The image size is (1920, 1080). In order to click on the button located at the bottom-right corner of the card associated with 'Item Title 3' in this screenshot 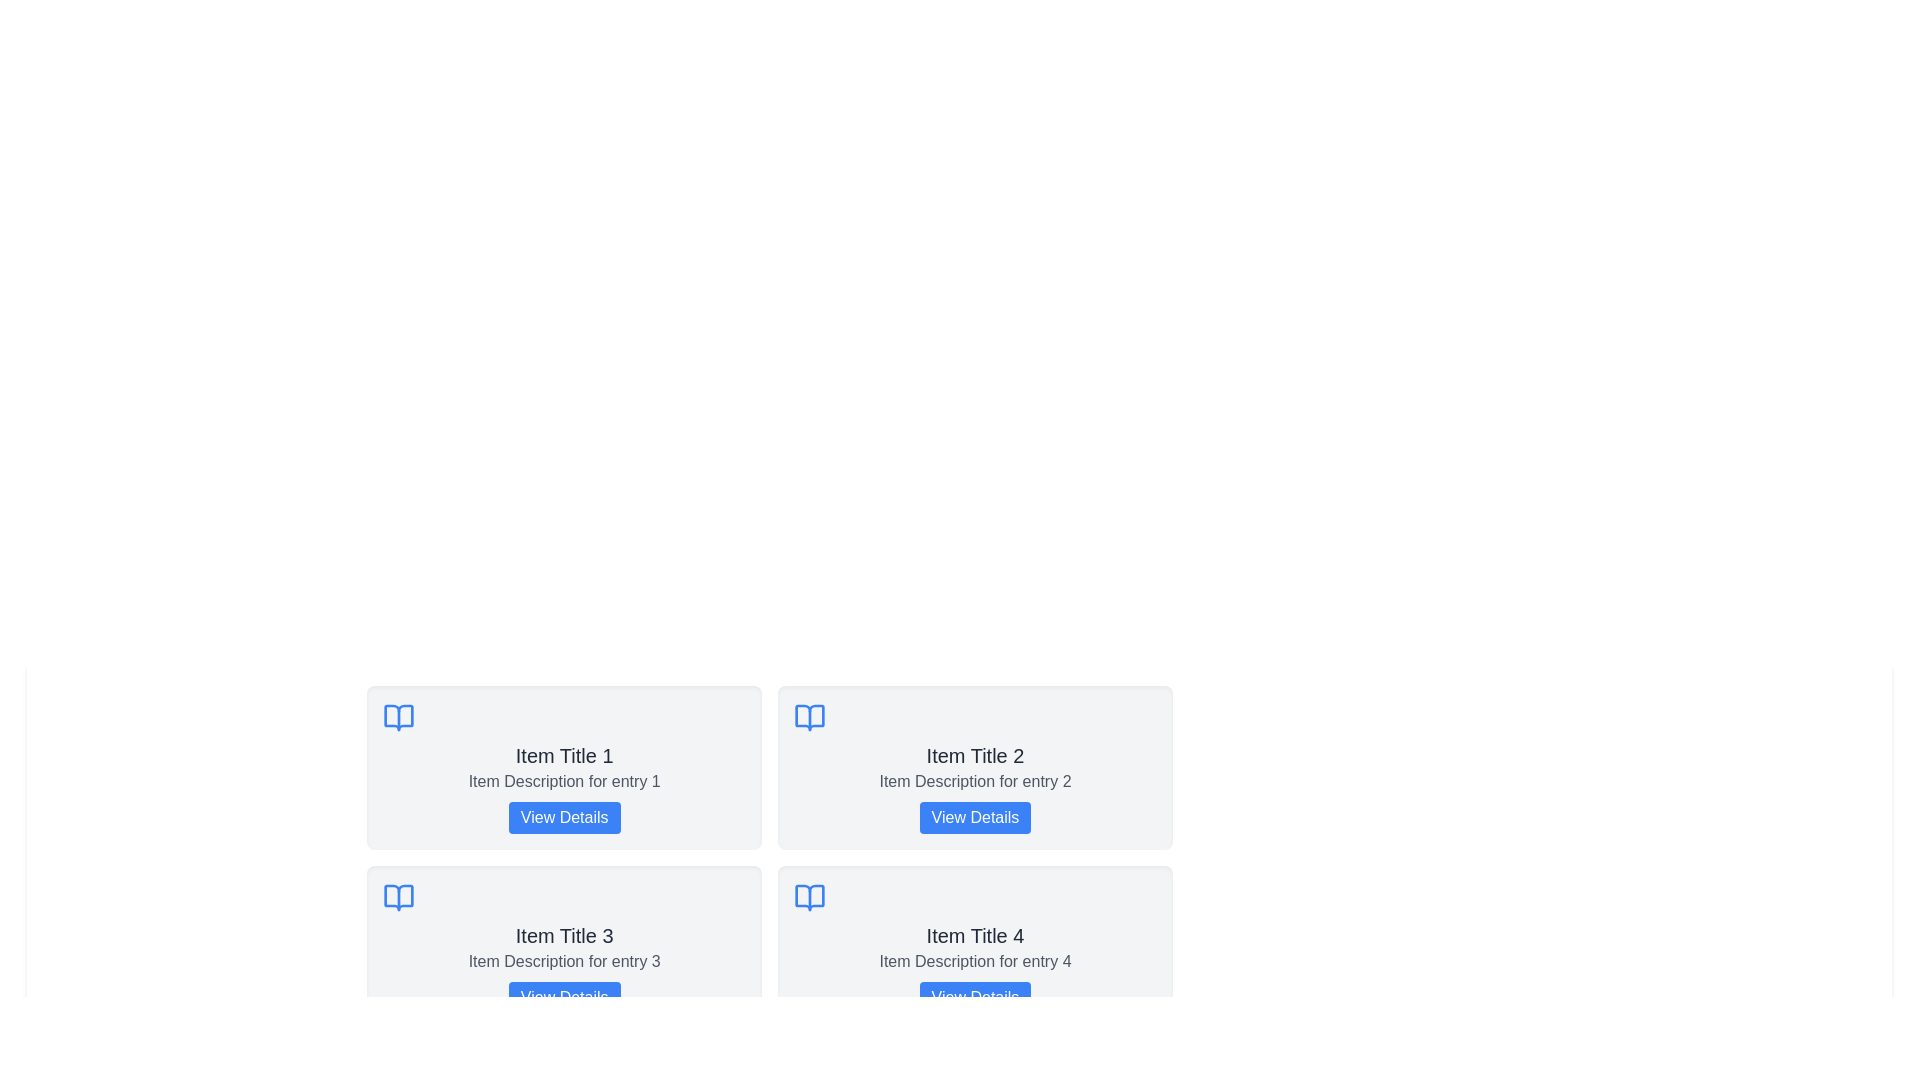, I will do `click(563, 998)`.